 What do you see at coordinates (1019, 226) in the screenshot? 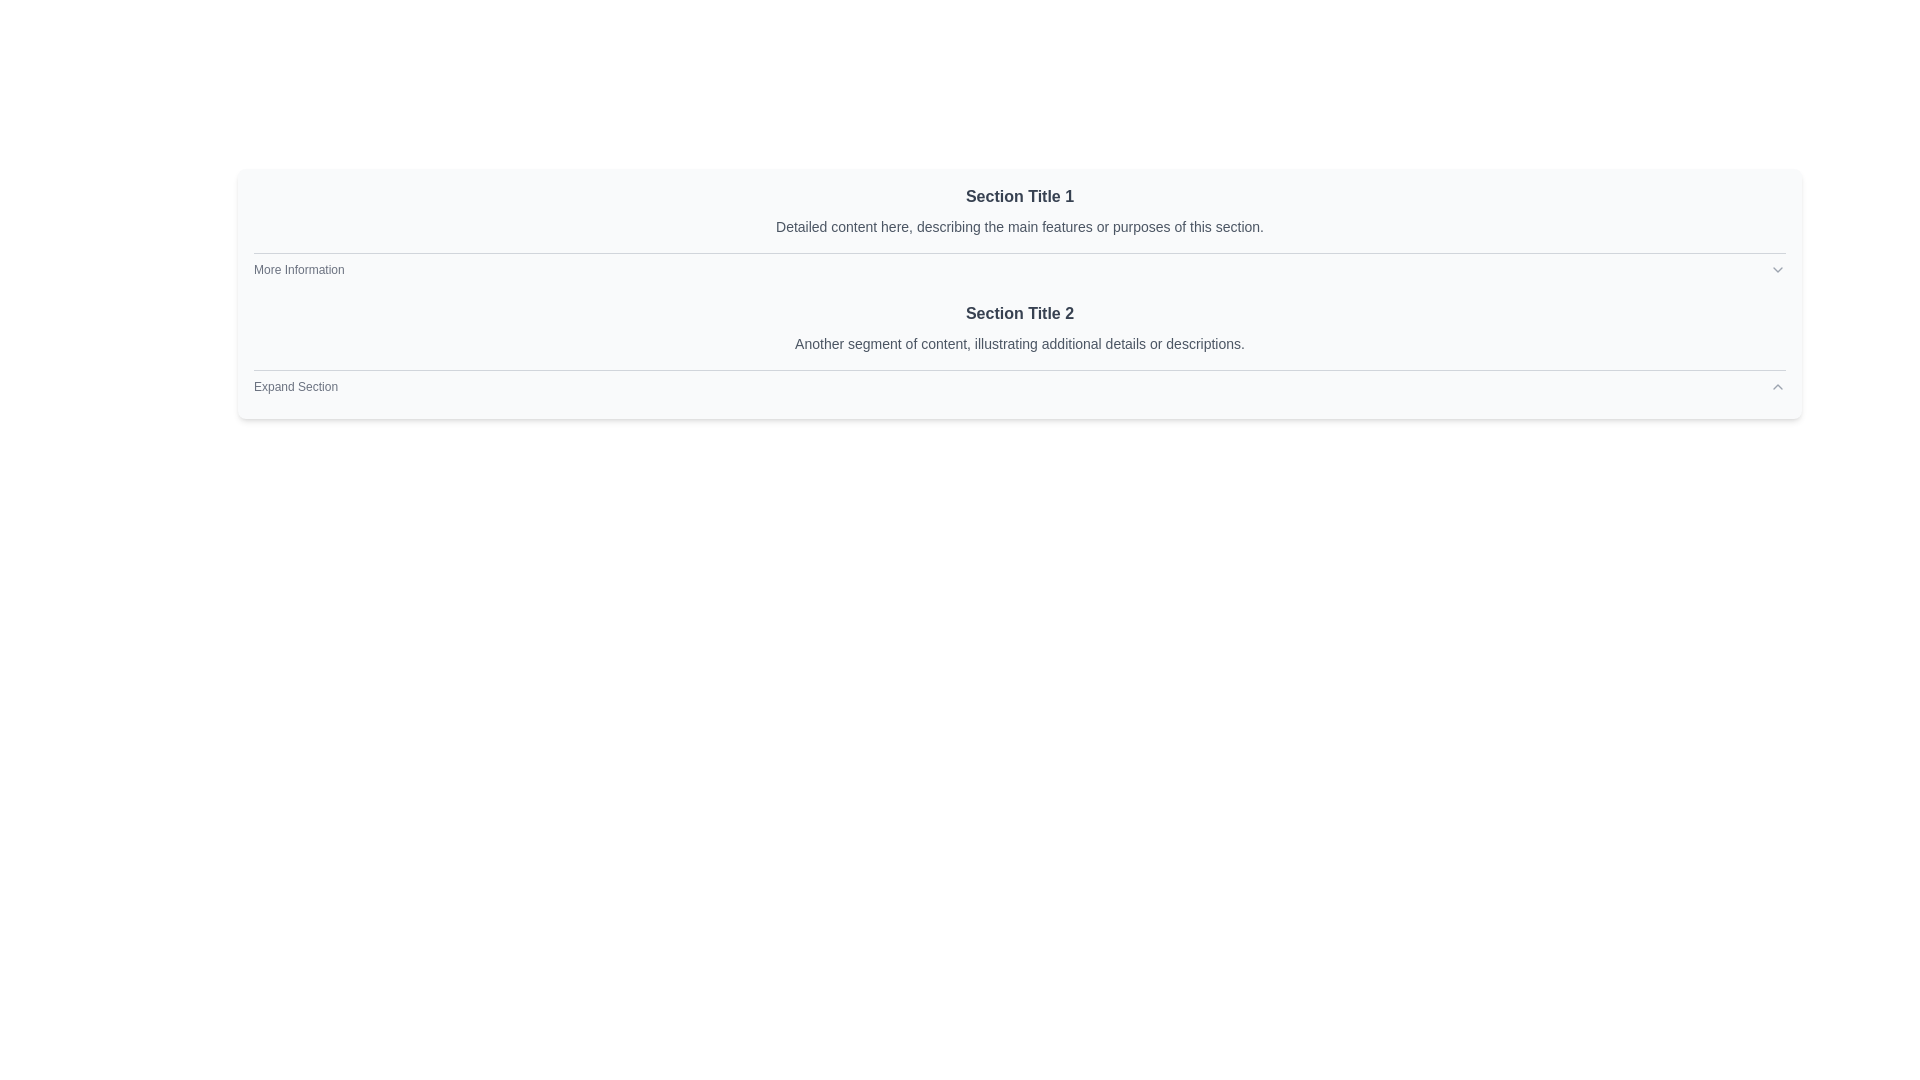
I see `the text element displaying the message 'Detailed content here, describing the main features or purposes of this section.' which is styled with a gray font color and located beneath 'Section Title 1'` at bounding box center [1019, 226].